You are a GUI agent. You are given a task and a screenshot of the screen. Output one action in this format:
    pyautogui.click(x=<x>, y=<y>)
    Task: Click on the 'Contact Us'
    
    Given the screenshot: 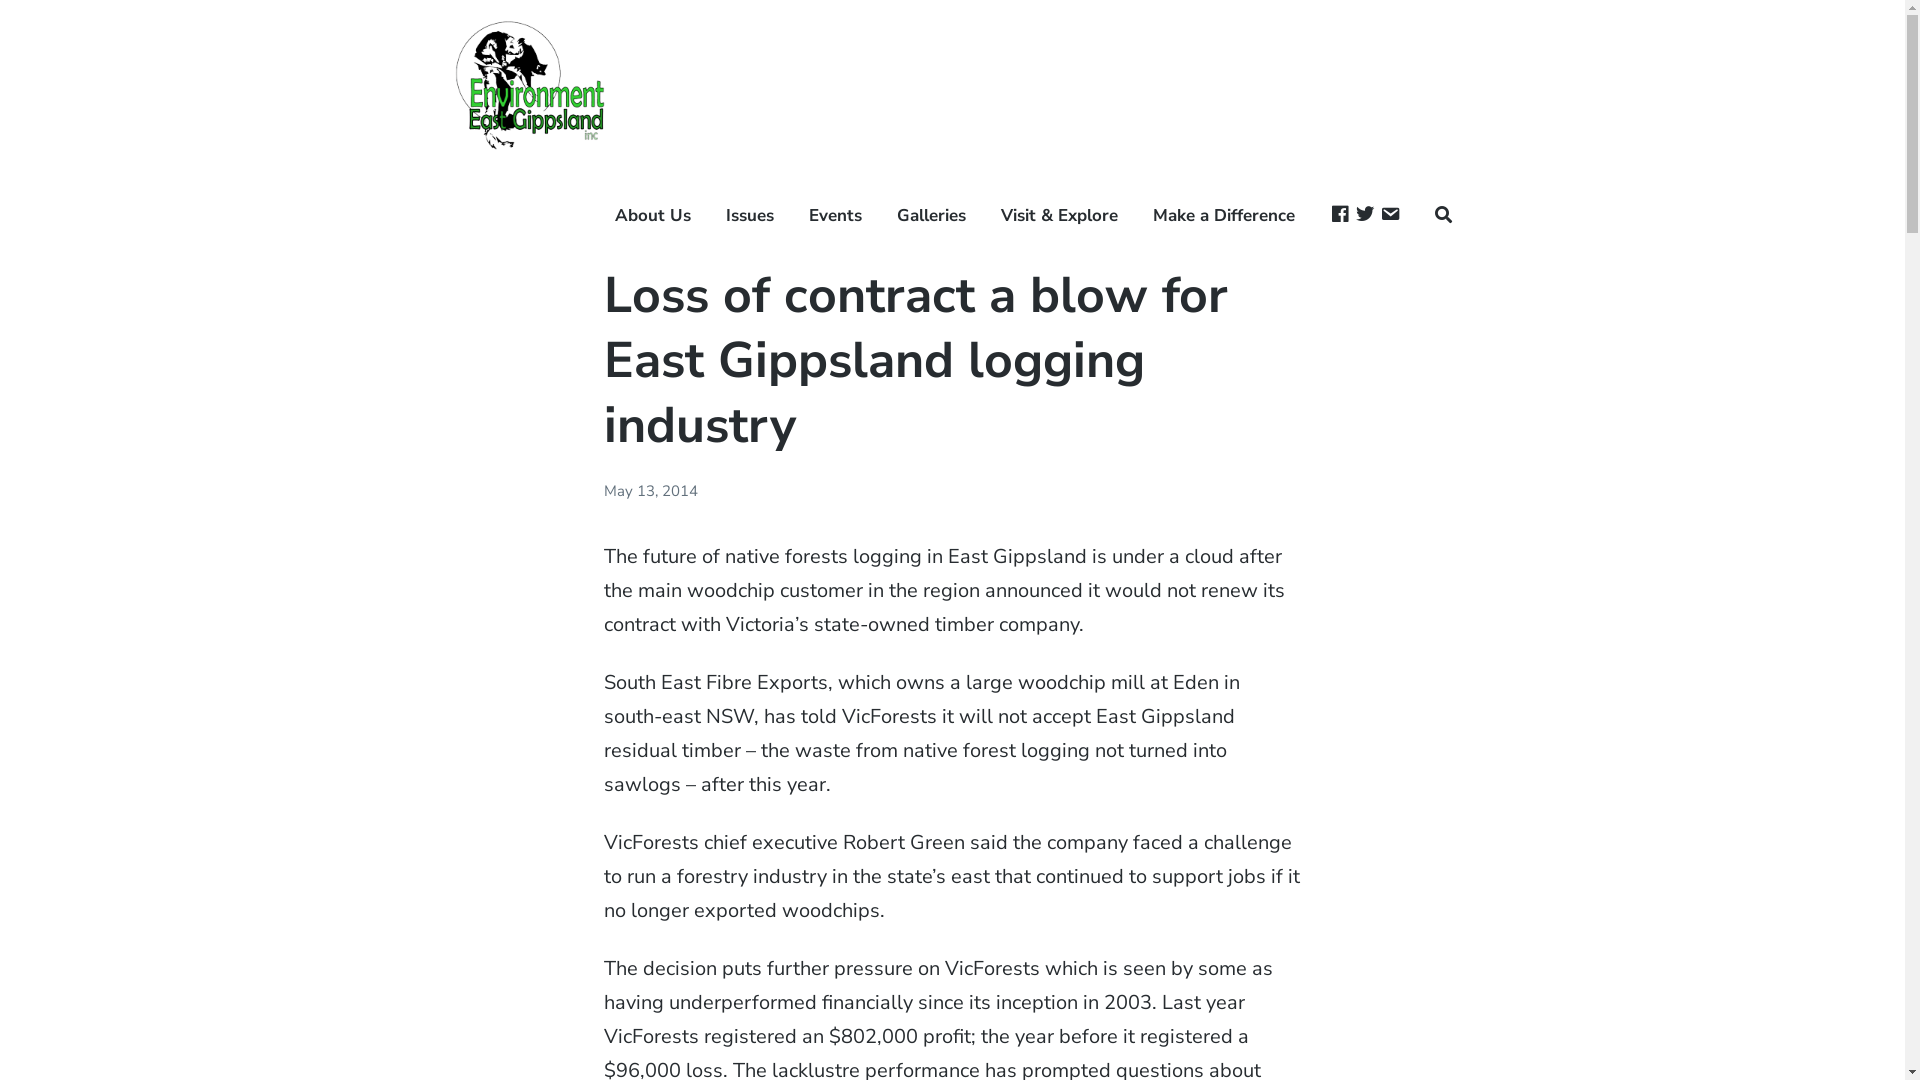 What is the action you would take?
    pyautogui.click(x=1389, y=216)
    